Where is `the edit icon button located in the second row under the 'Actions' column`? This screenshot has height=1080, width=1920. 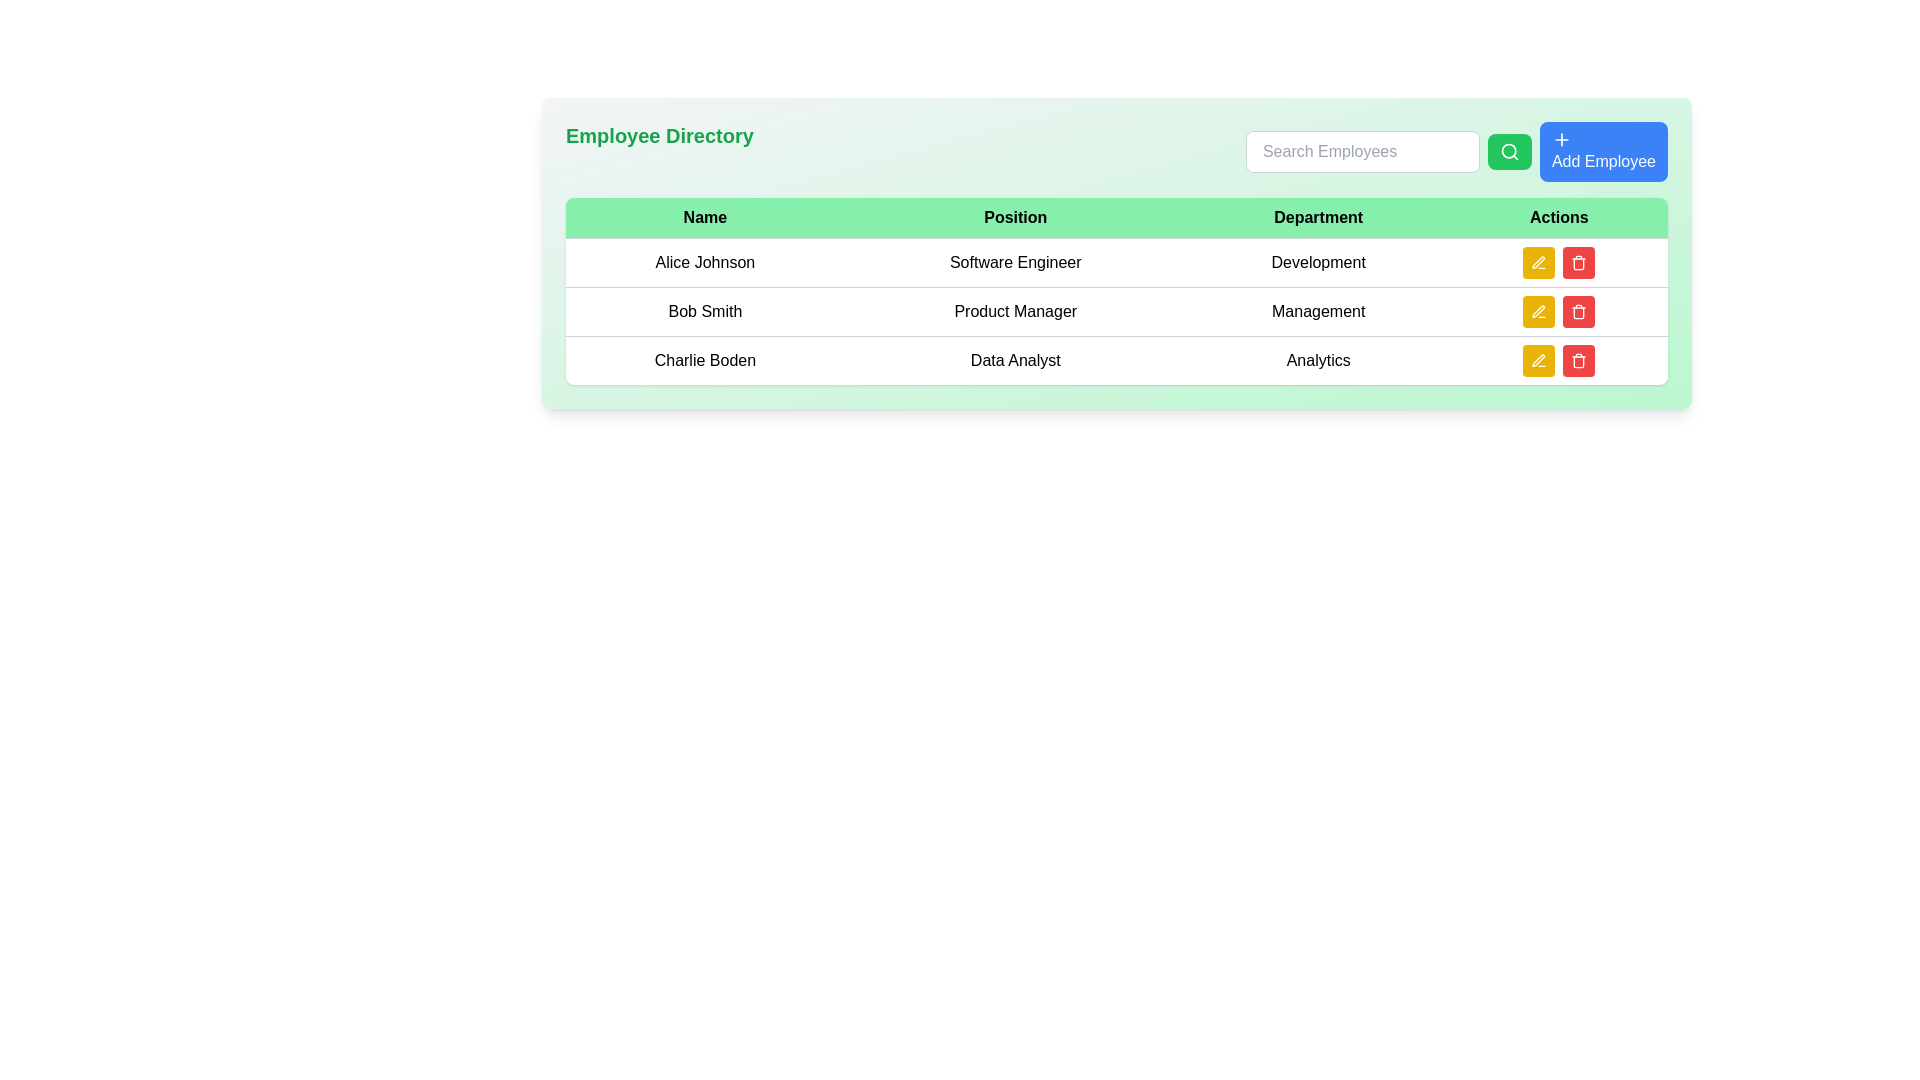 the edit icon button located in the second row under the 'Actions' column is located at coordinates (1538, 311).